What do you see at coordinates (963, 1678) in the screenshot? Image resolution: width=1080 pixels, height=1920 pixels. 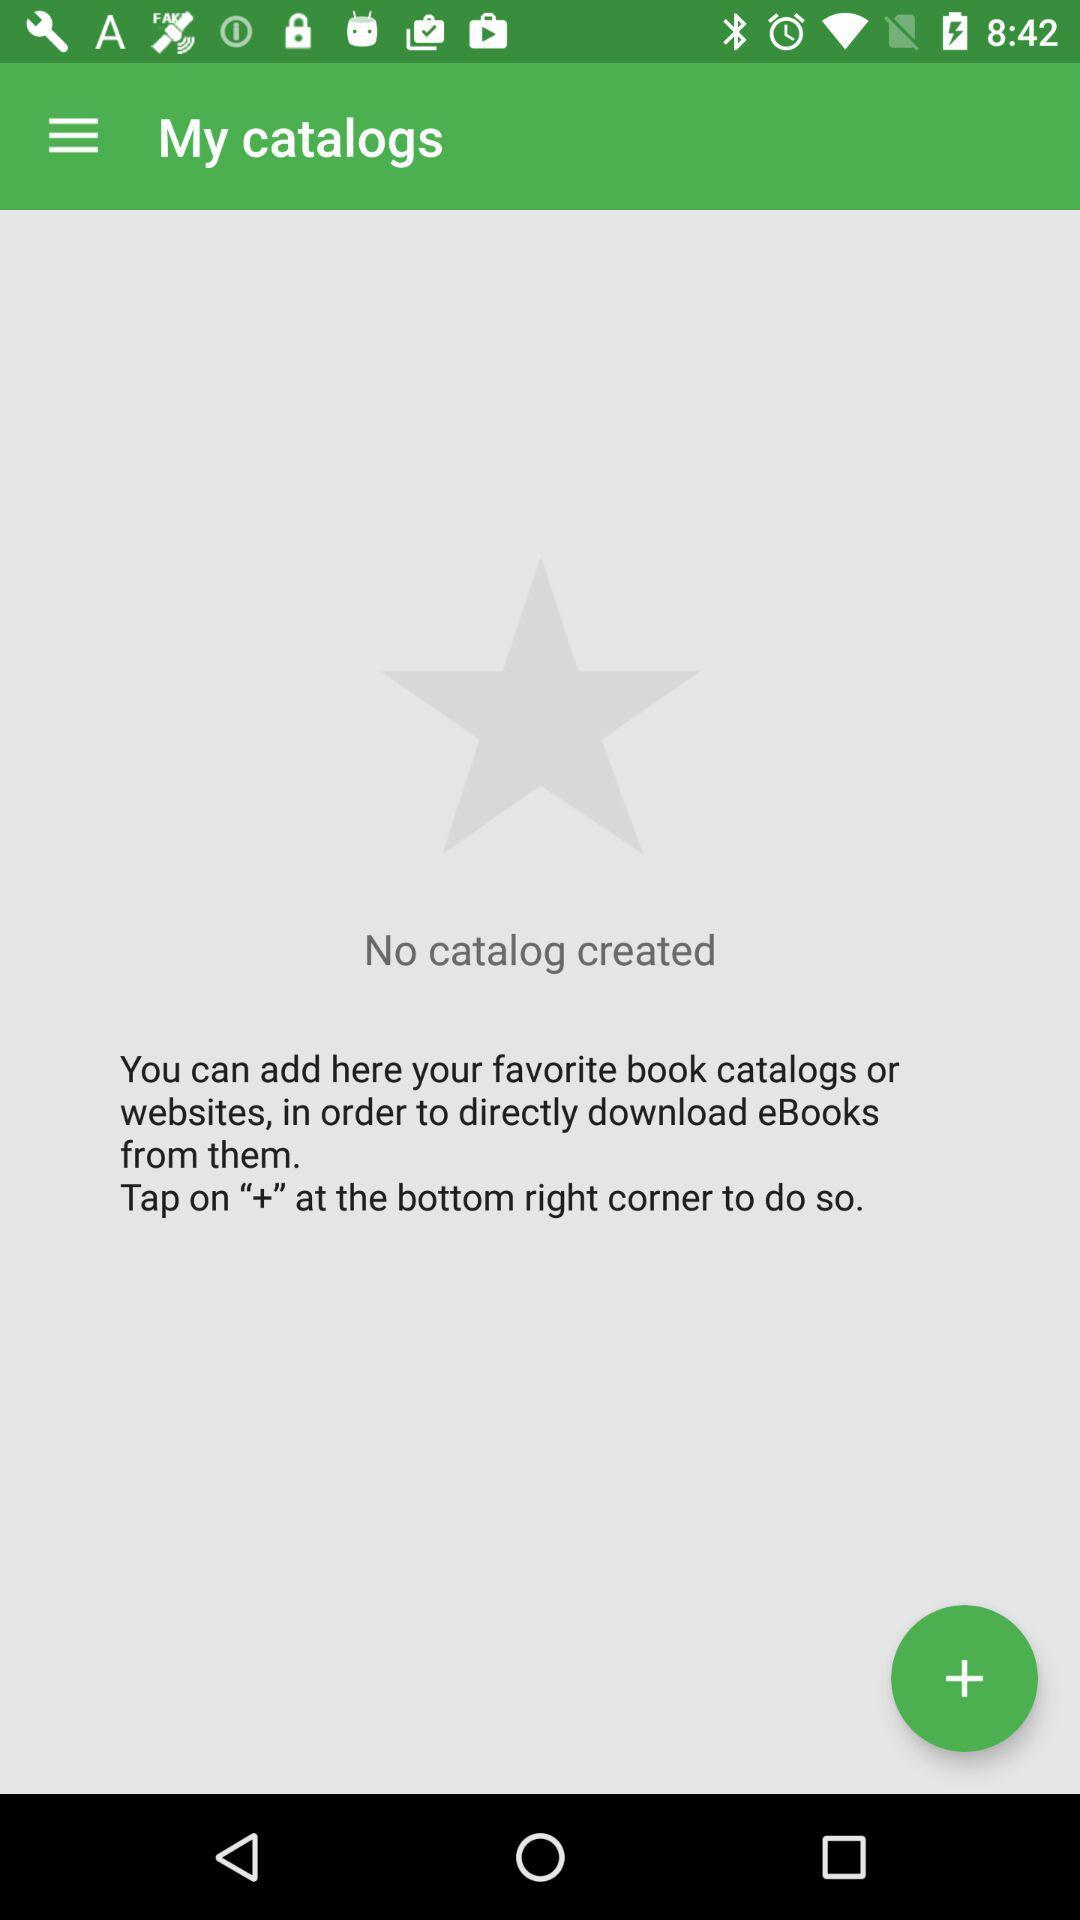 I see `the icon at the bottom right corner` at bounding box center [963, 1678].